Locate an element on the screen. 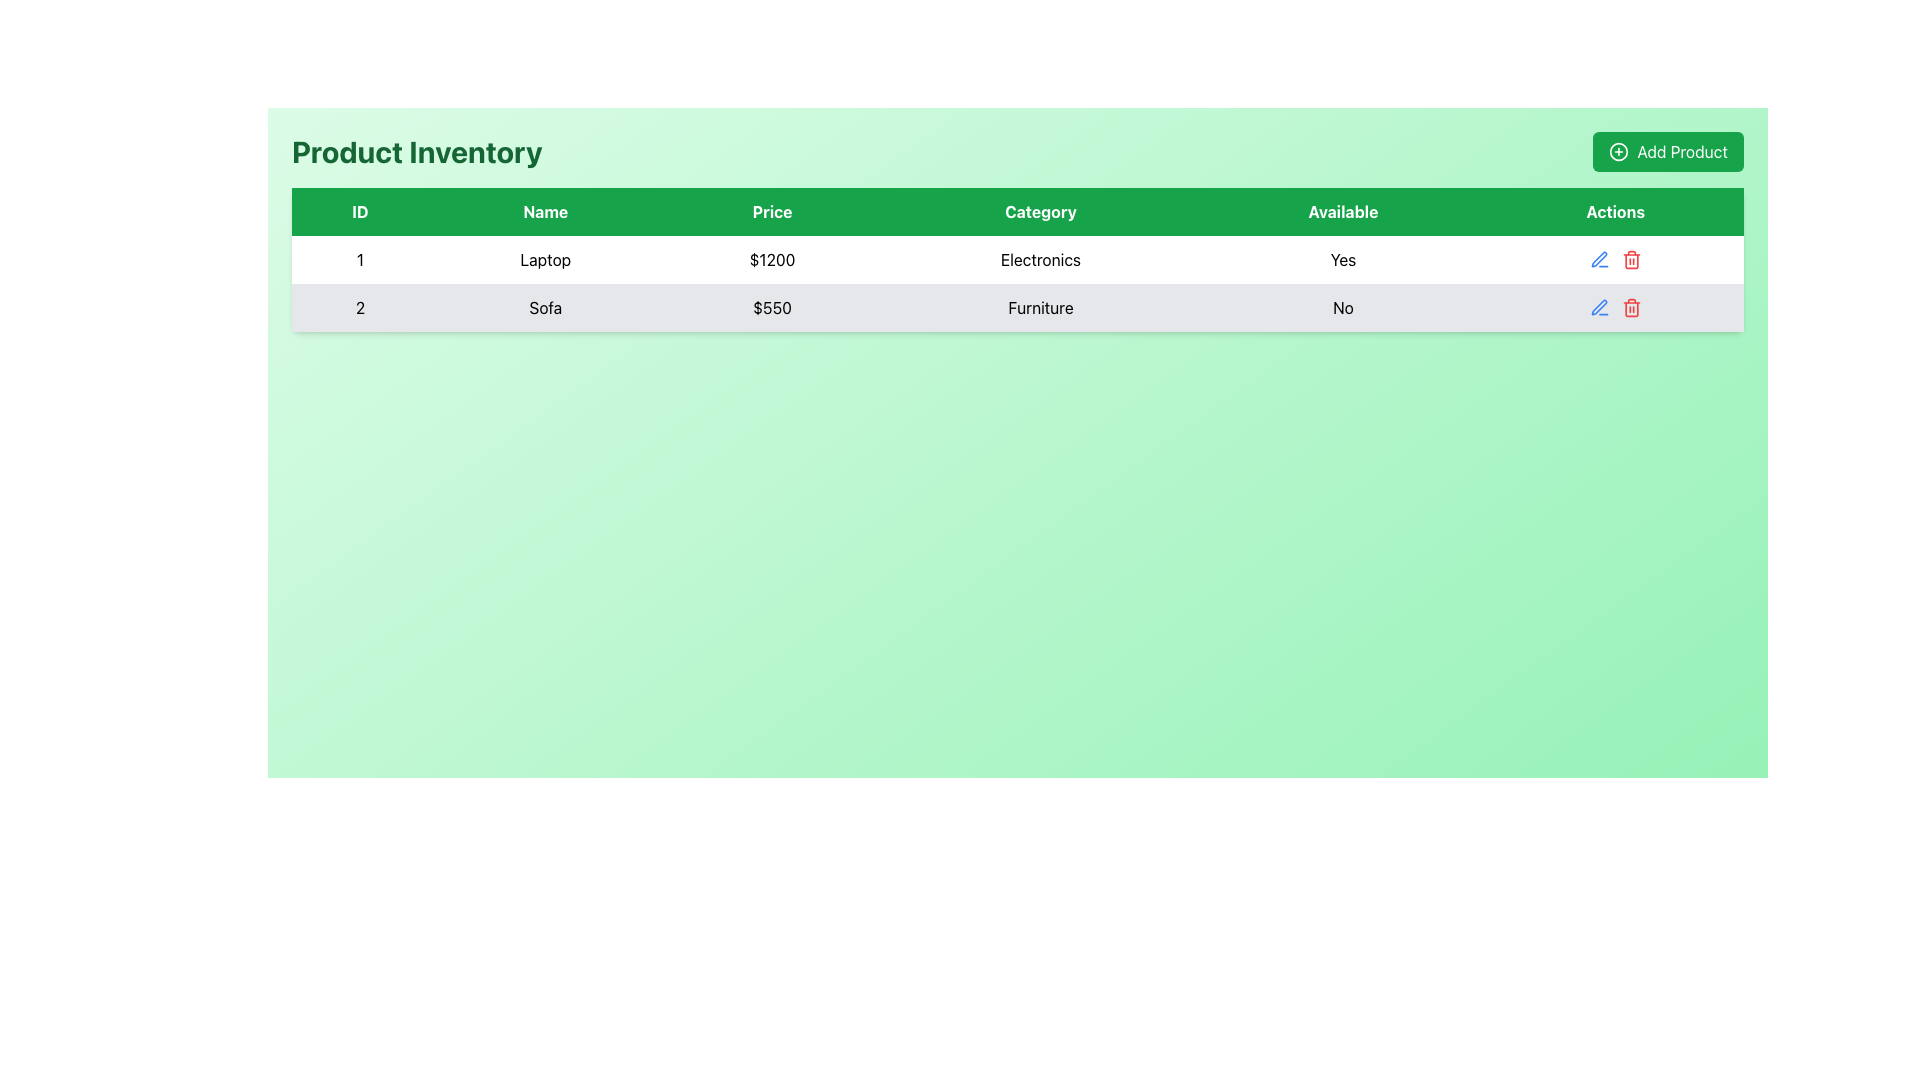 The width and height of the screenshot is (1920, 1080). the interactive icons in the 'Actions' column of the second row ('Sofa') in the data table is located at coordinates (1615, 308).